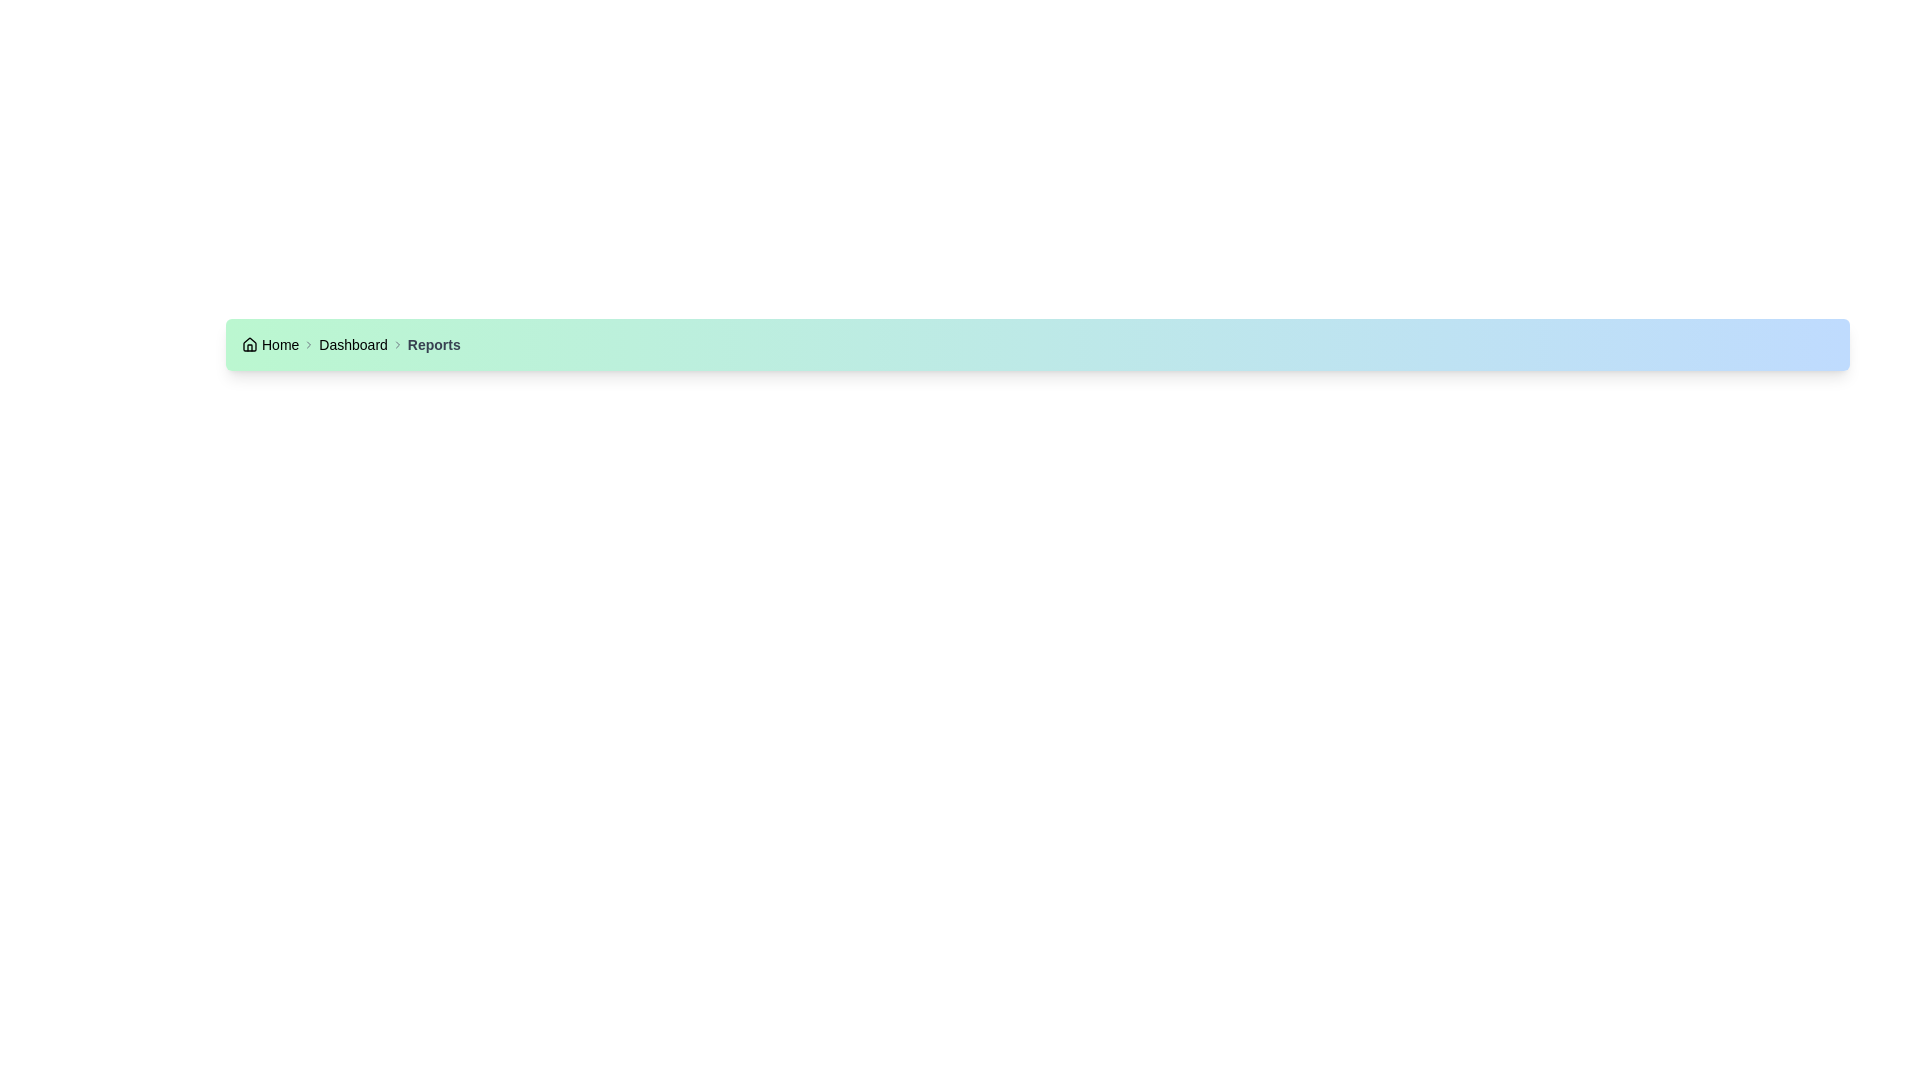 The image size is (1920, 1080). Describe the element at coordinates (308, 343) in the screenshot. I see `the right-pointing chevron icon in the breadcrumb navigation, which is positioned between the 'Home' and 'Dashboard' labels and is the second separator from the left` at that location.